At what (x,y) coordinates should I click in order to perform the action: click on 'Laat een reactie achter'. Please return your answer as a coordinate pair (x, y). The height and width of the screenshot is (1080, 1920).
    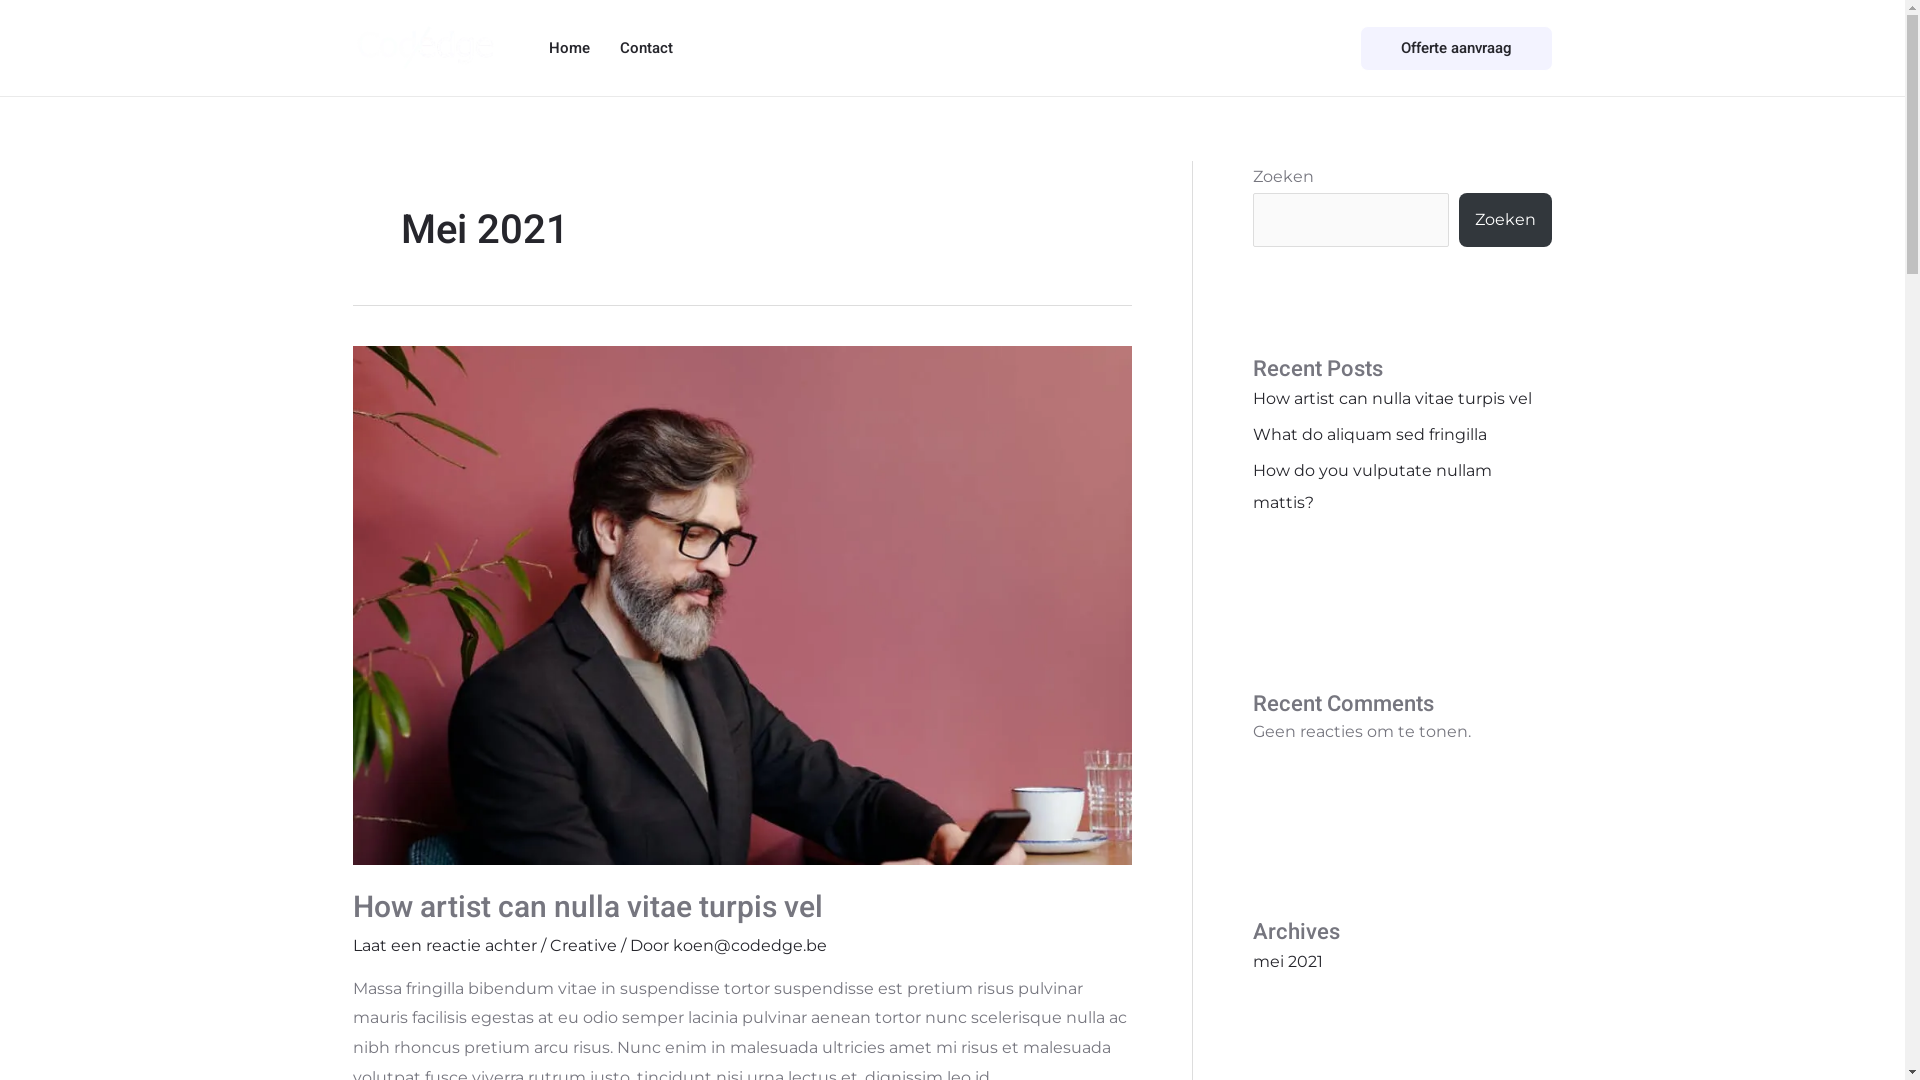
    Looking at the image, I should click on (443, 945).